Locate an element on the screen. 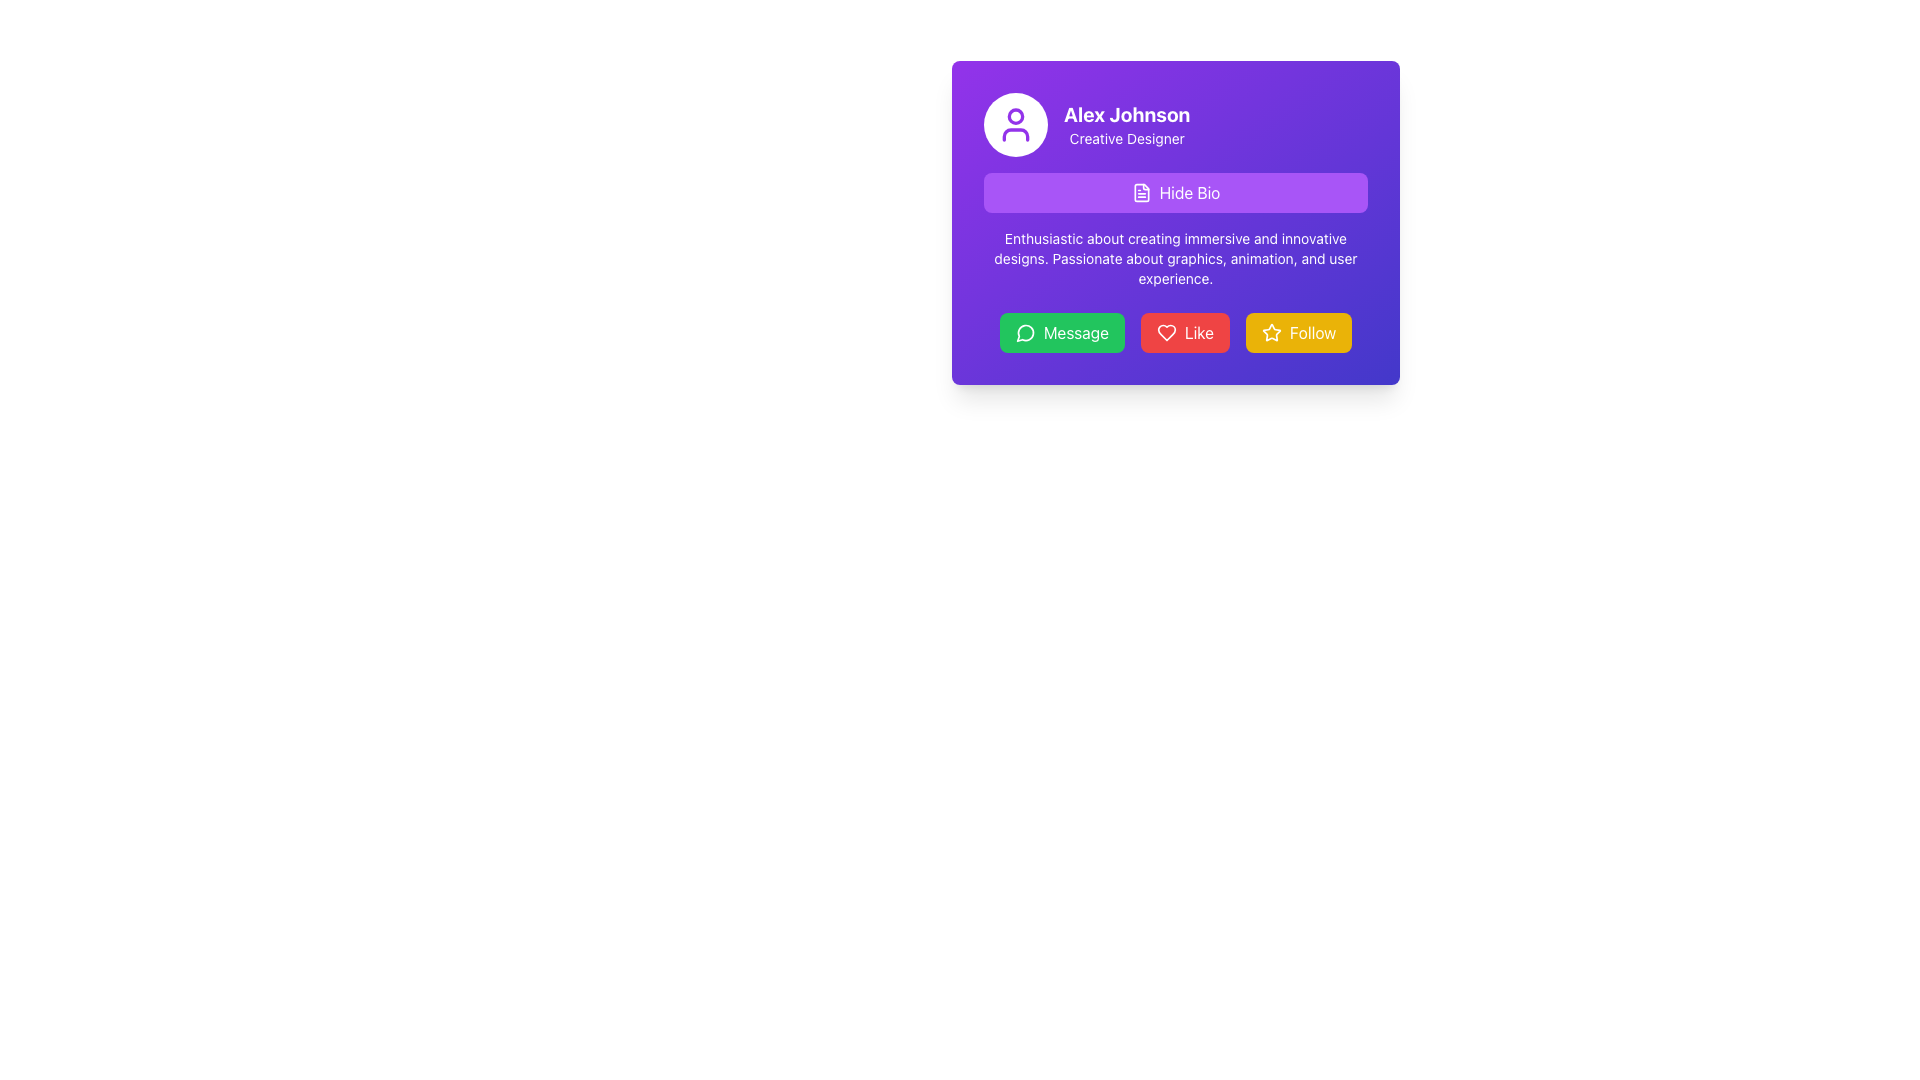 This screenshot has width=1920, height=1080. the star icon with a hollow design and golden yellow color within the 'Follow' button, located in the third slot of the action buttons at the bottom of the profile card is located at coordinates (1270, 331).